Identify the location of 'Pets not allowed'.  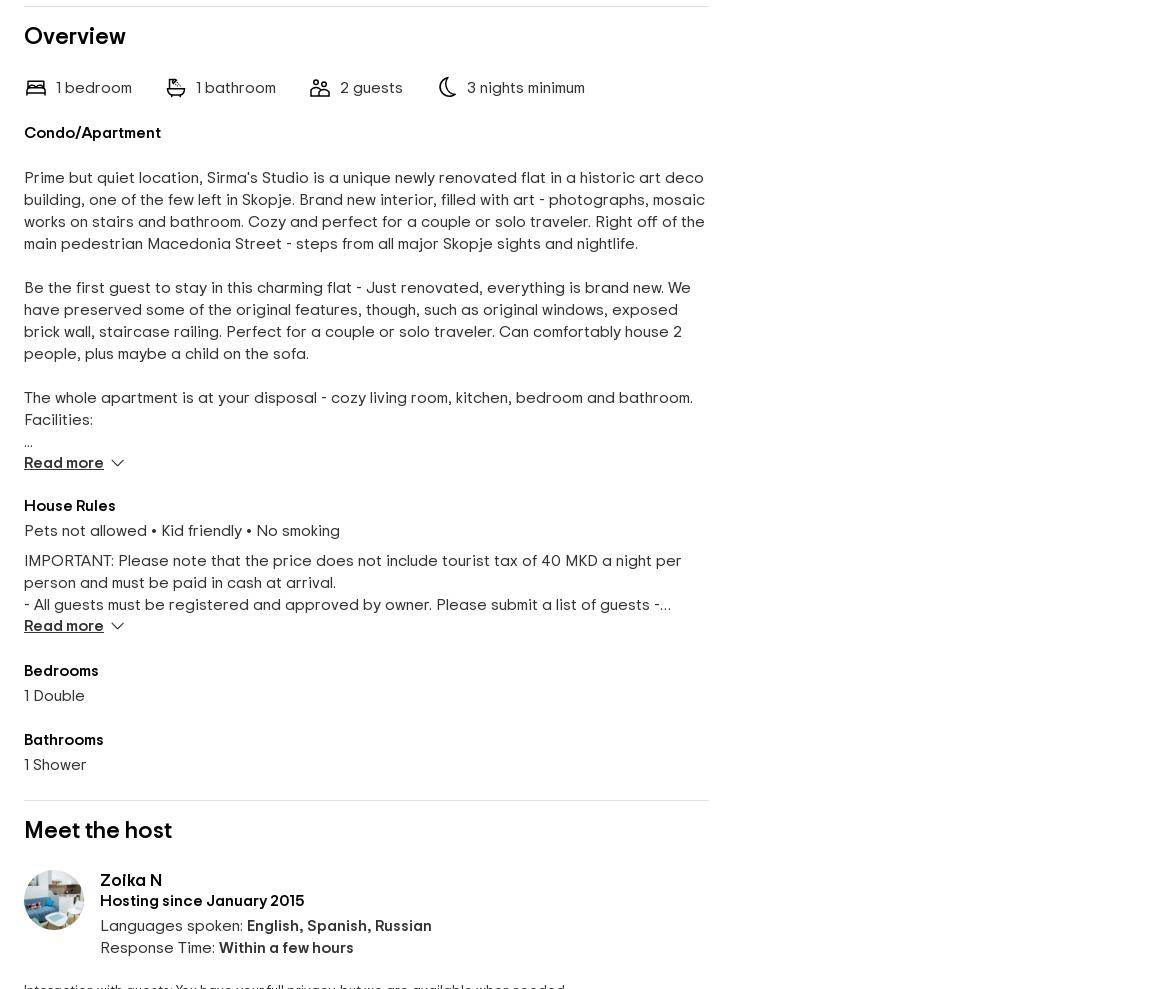
(84, 530).